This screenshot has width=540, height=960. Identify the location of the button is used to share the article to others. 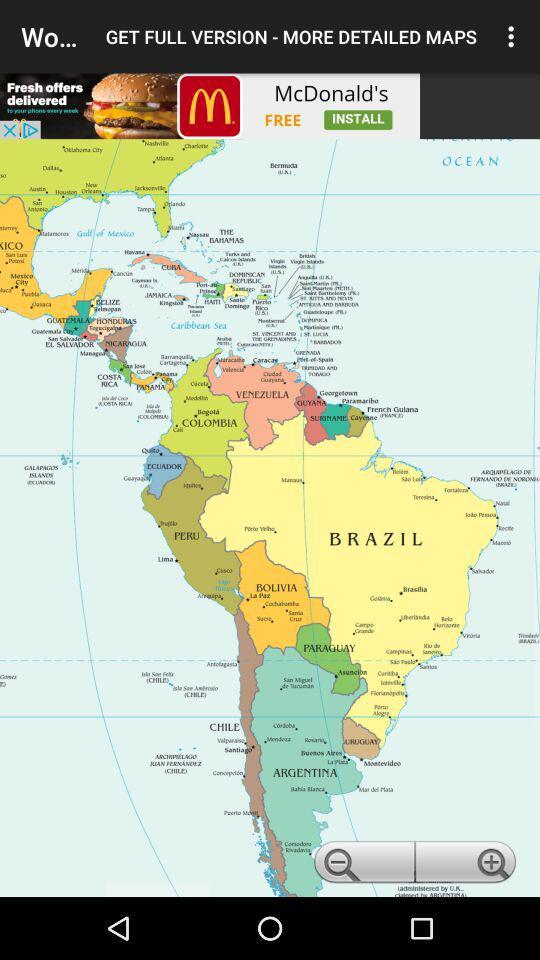
(209, 106).